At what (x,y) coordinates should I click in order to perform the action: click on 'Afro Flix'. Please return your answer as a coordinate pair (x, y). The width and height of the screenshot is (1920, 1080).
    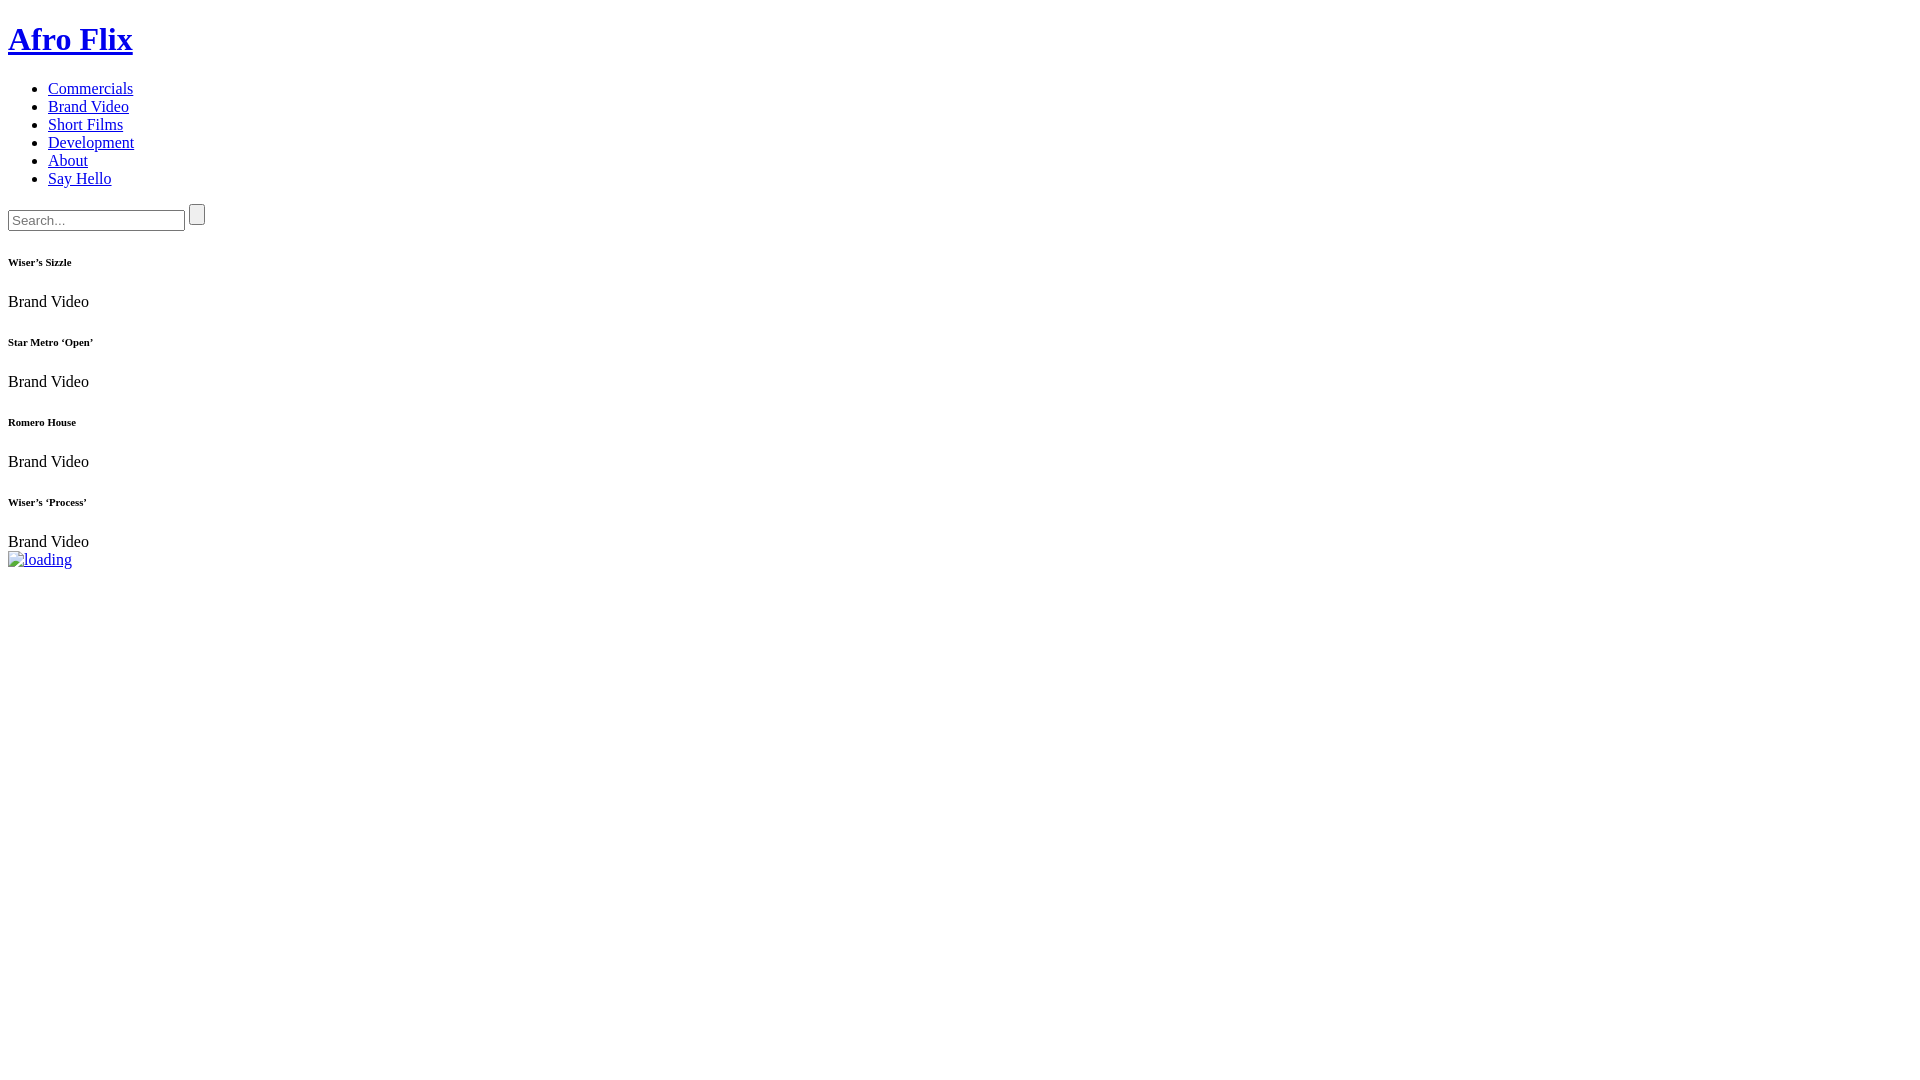
    Looking at the image, I should click on (8, 38).